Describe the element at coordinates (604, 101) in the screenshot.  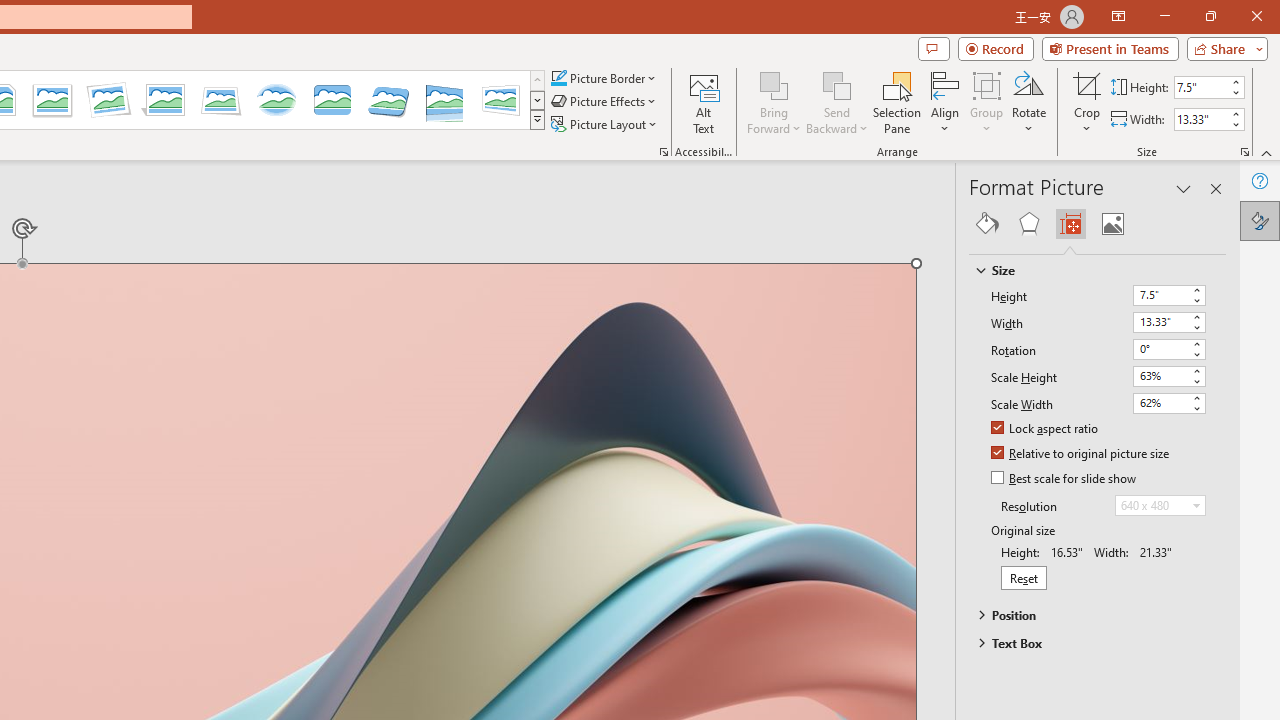
I see `'Picture Effects'` at that location.